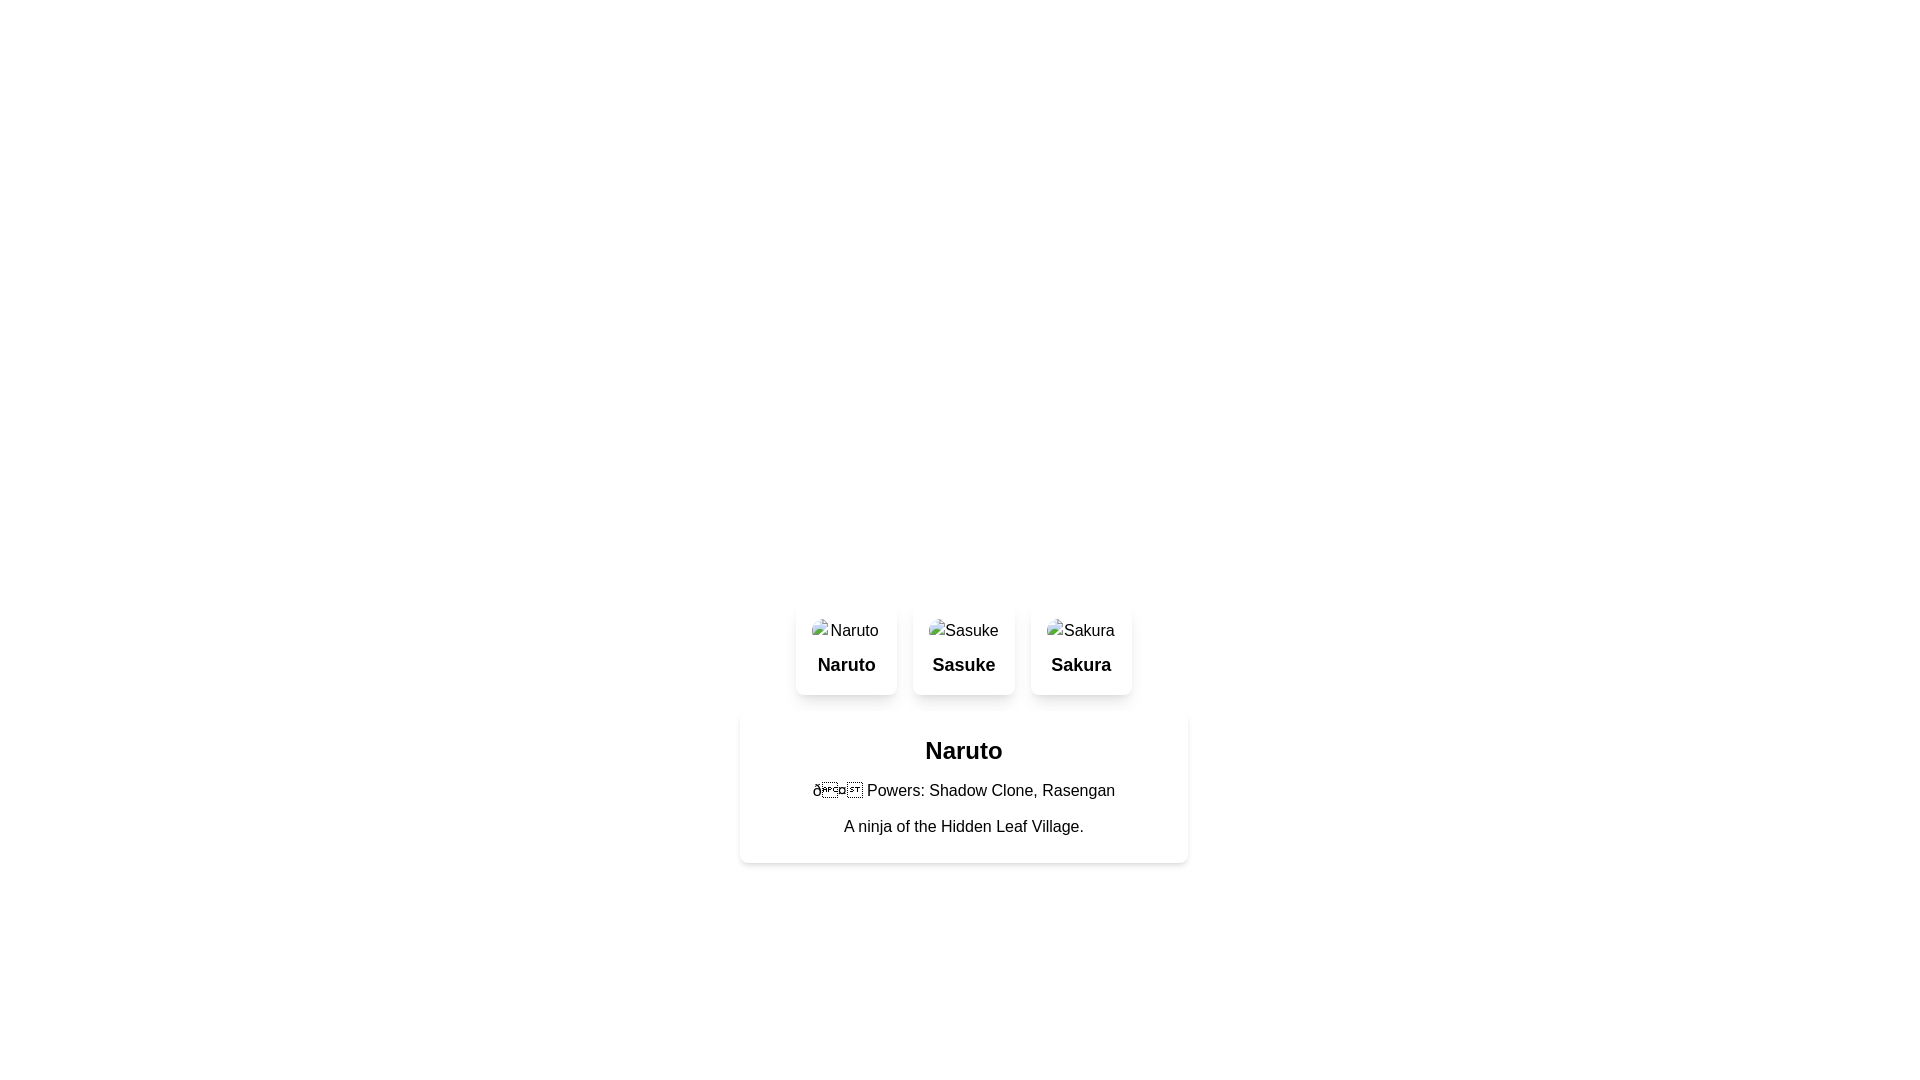 This screenshot has width=1920, height=1080. Describe the element at coordinates (964, 648) in the screenshot. I see `the card representing 'Sasuke'` at that location.